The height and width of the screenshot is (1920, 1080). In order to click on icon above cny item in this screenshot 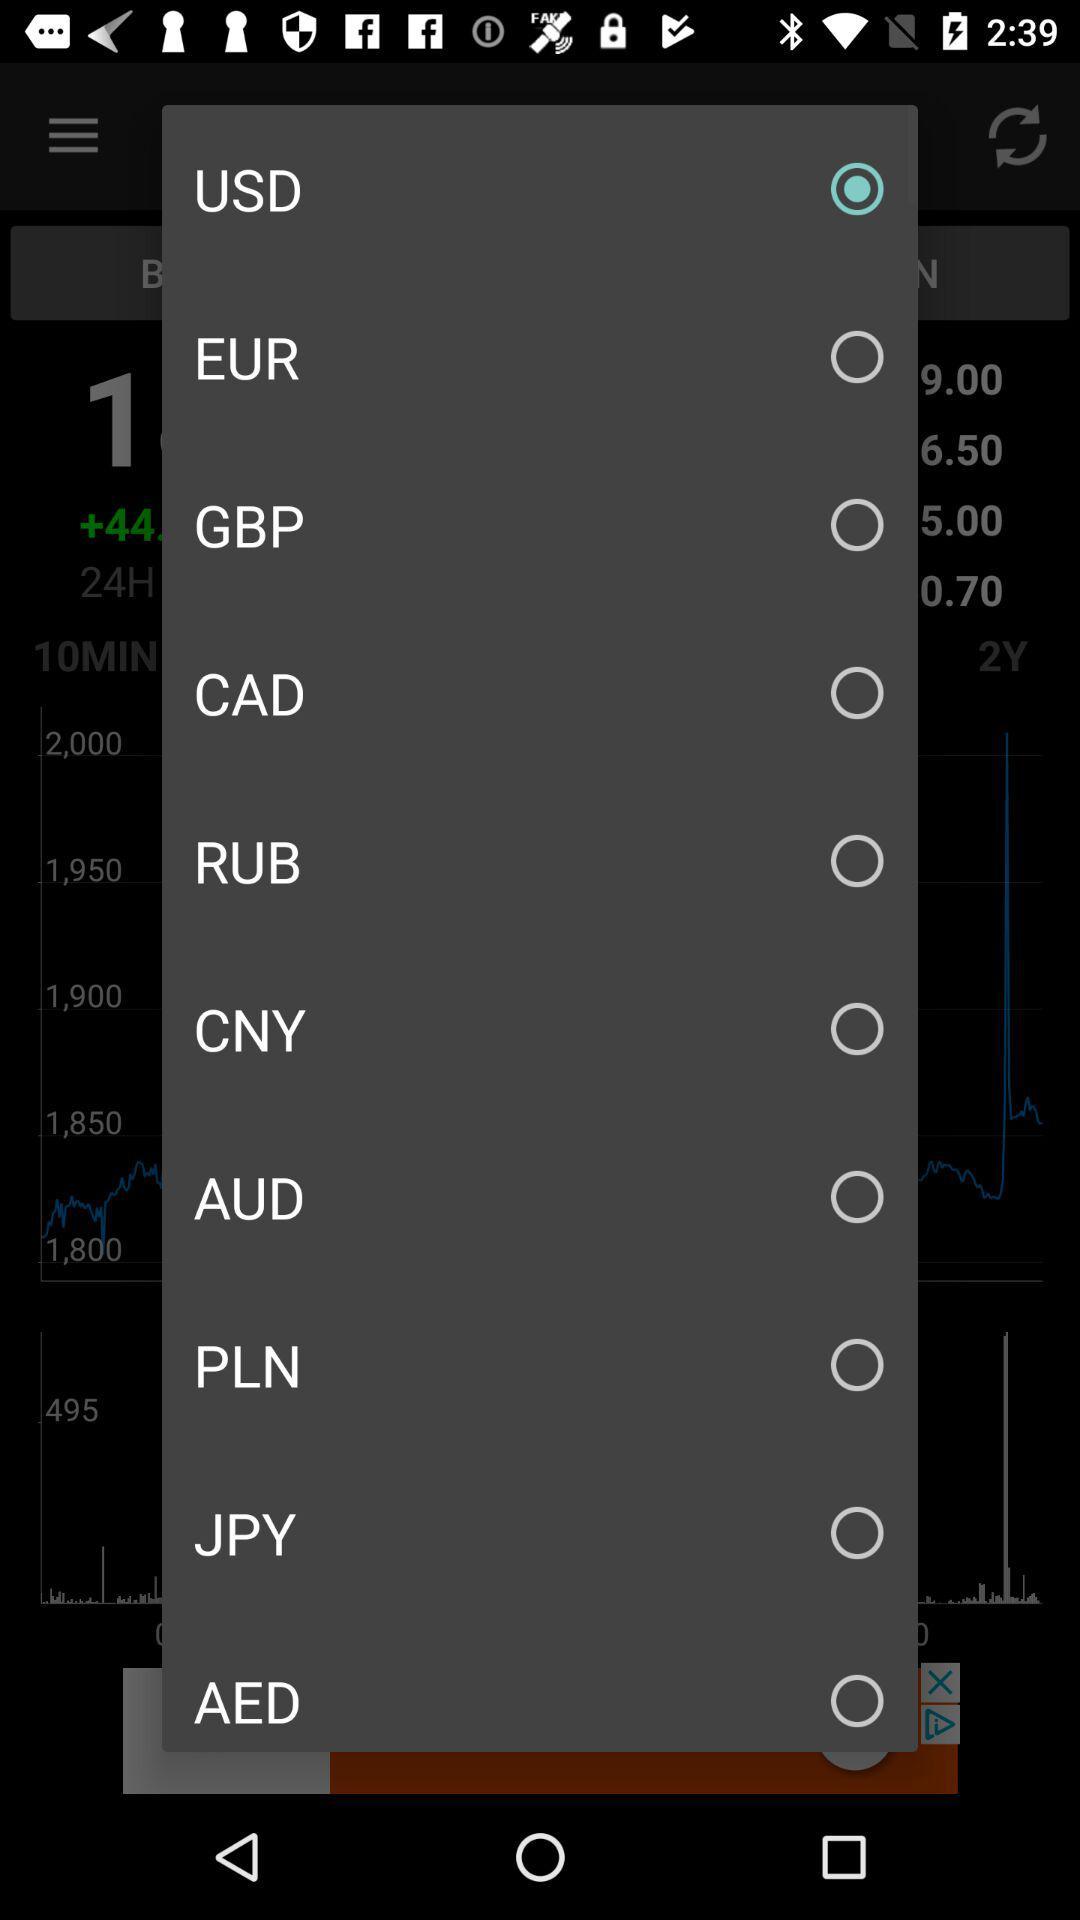, I will do `click(540, 860)`.